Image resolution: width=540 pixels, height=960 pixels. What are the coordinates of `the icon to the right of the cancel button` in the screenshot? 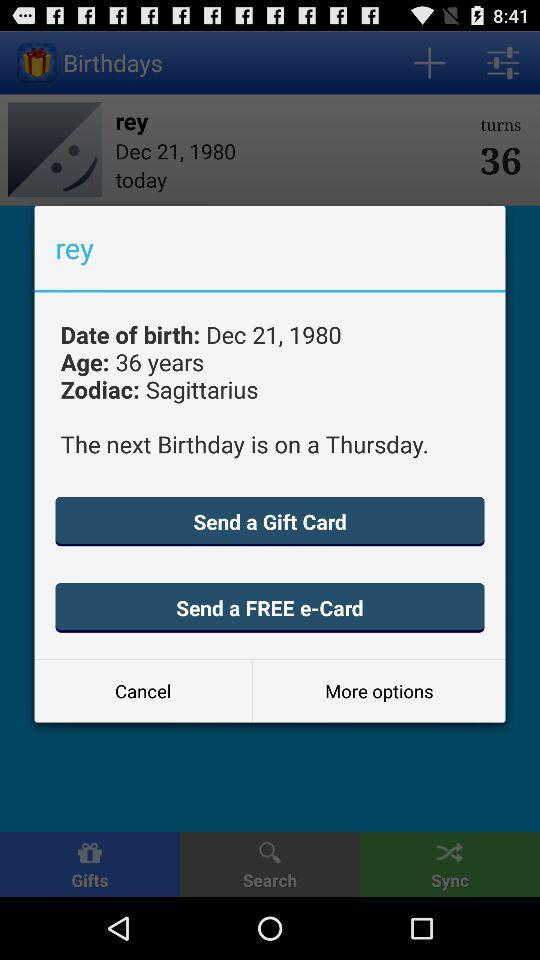 It's located at (379, 691).